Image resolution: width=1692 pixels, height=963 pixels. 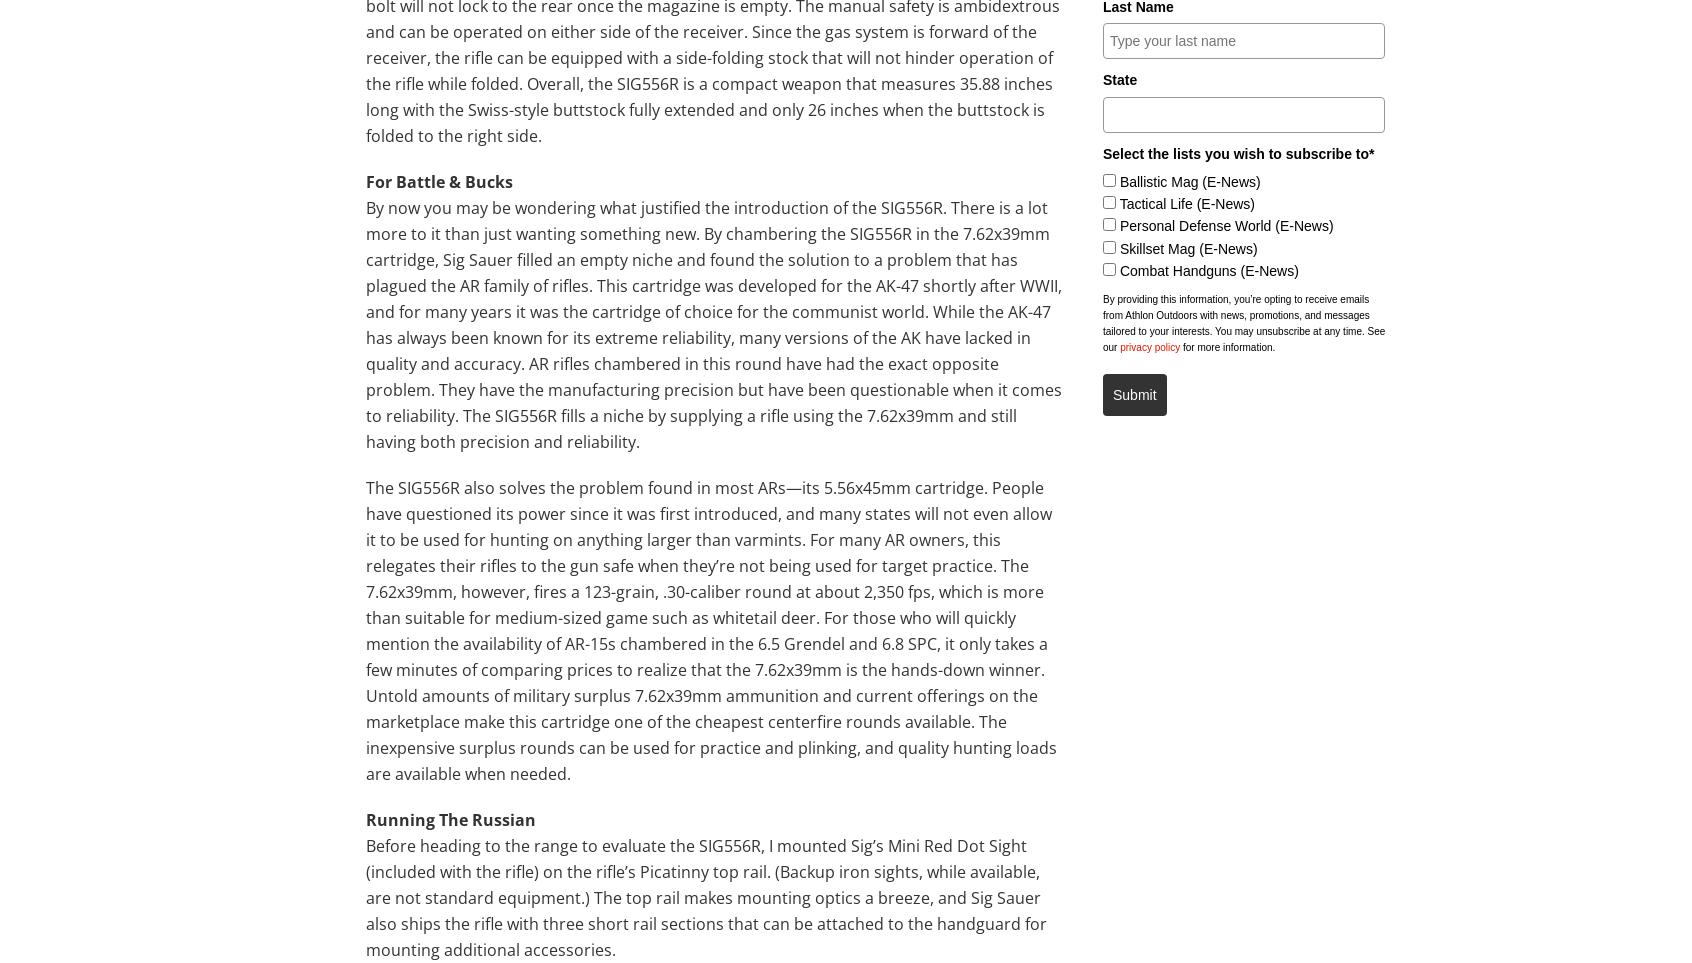 I want to click on 'Select the lists you wish to subscribe to*', so click(x=1238, y=153).